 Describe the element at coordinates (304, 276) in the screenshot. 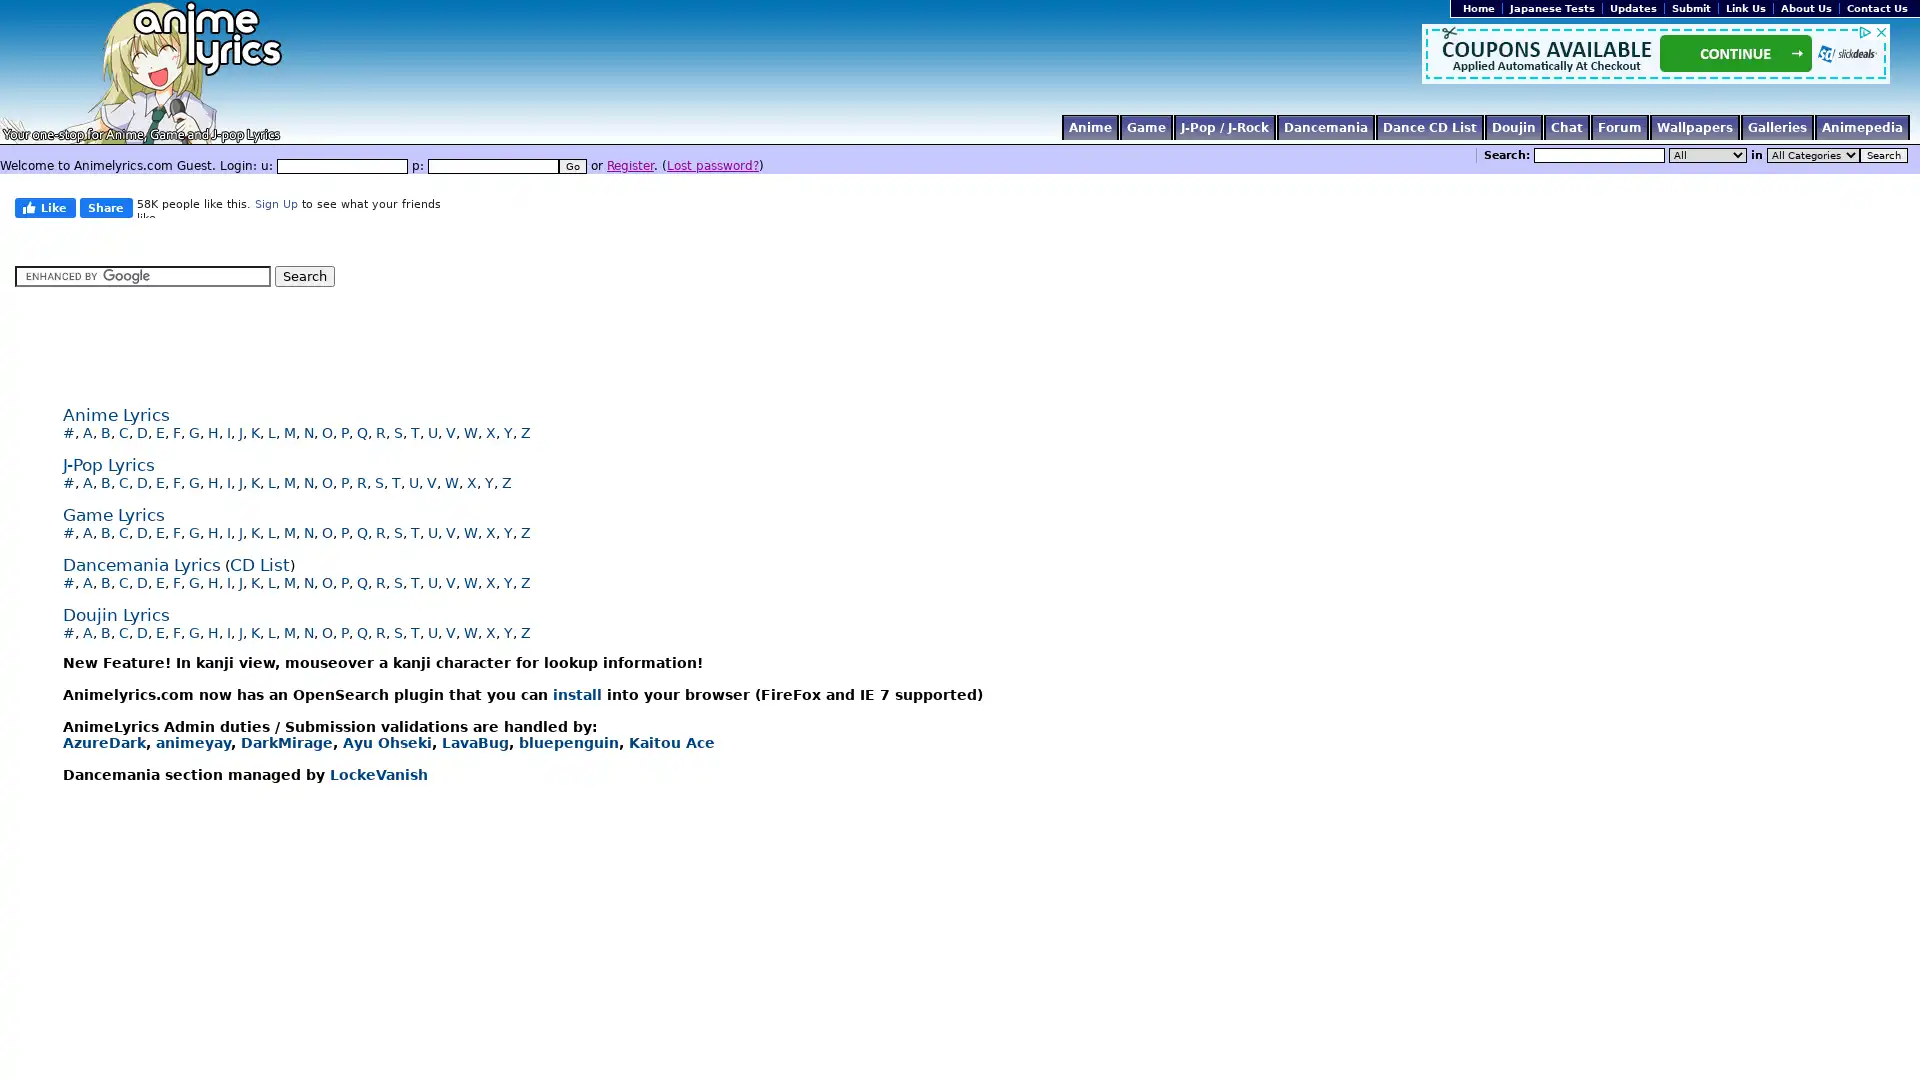

I see `Search` at that location.